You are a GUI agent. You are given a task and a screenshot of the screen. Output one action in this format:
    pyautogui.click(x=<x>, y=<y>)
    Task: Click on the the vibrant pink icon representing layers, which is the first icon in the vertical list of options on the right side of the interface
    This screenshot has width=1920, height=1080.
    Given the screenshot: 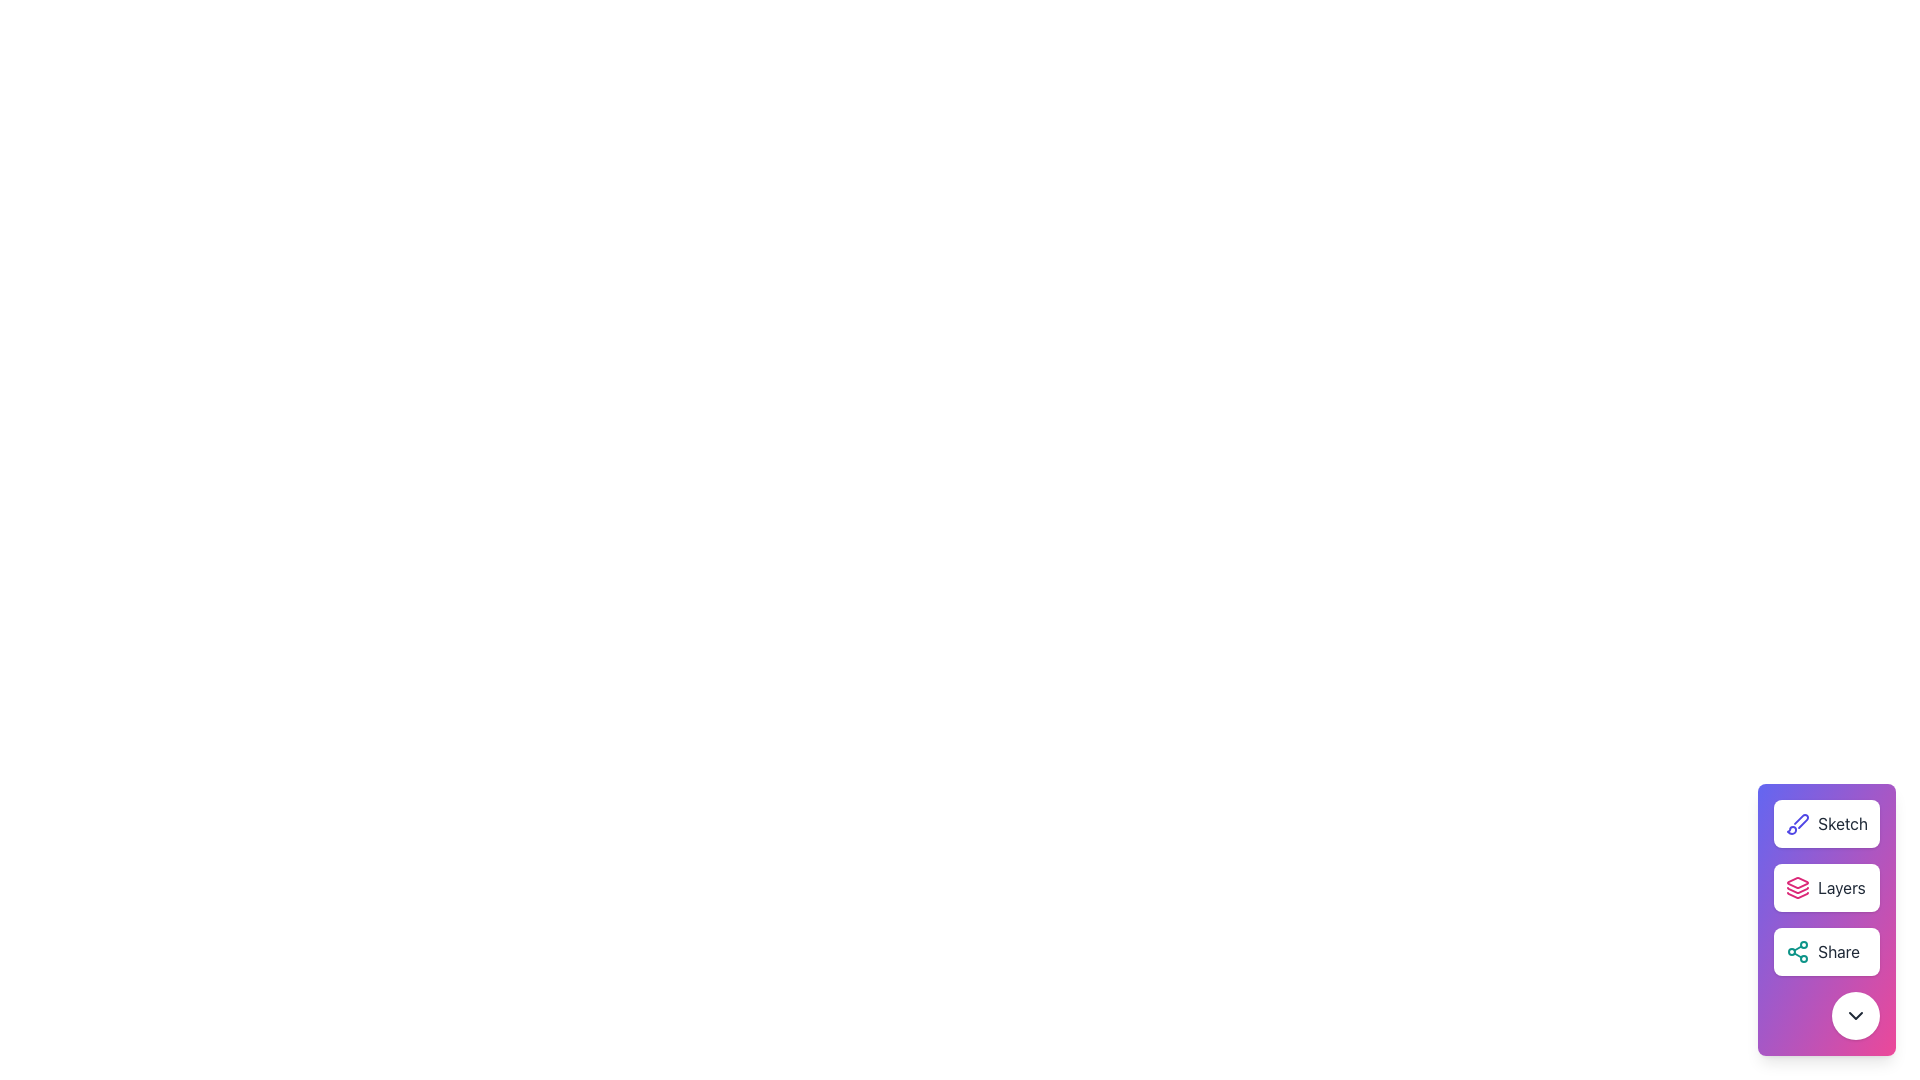 What is the action you would take?
    pyautogui.click(x=1798, y=886)
    